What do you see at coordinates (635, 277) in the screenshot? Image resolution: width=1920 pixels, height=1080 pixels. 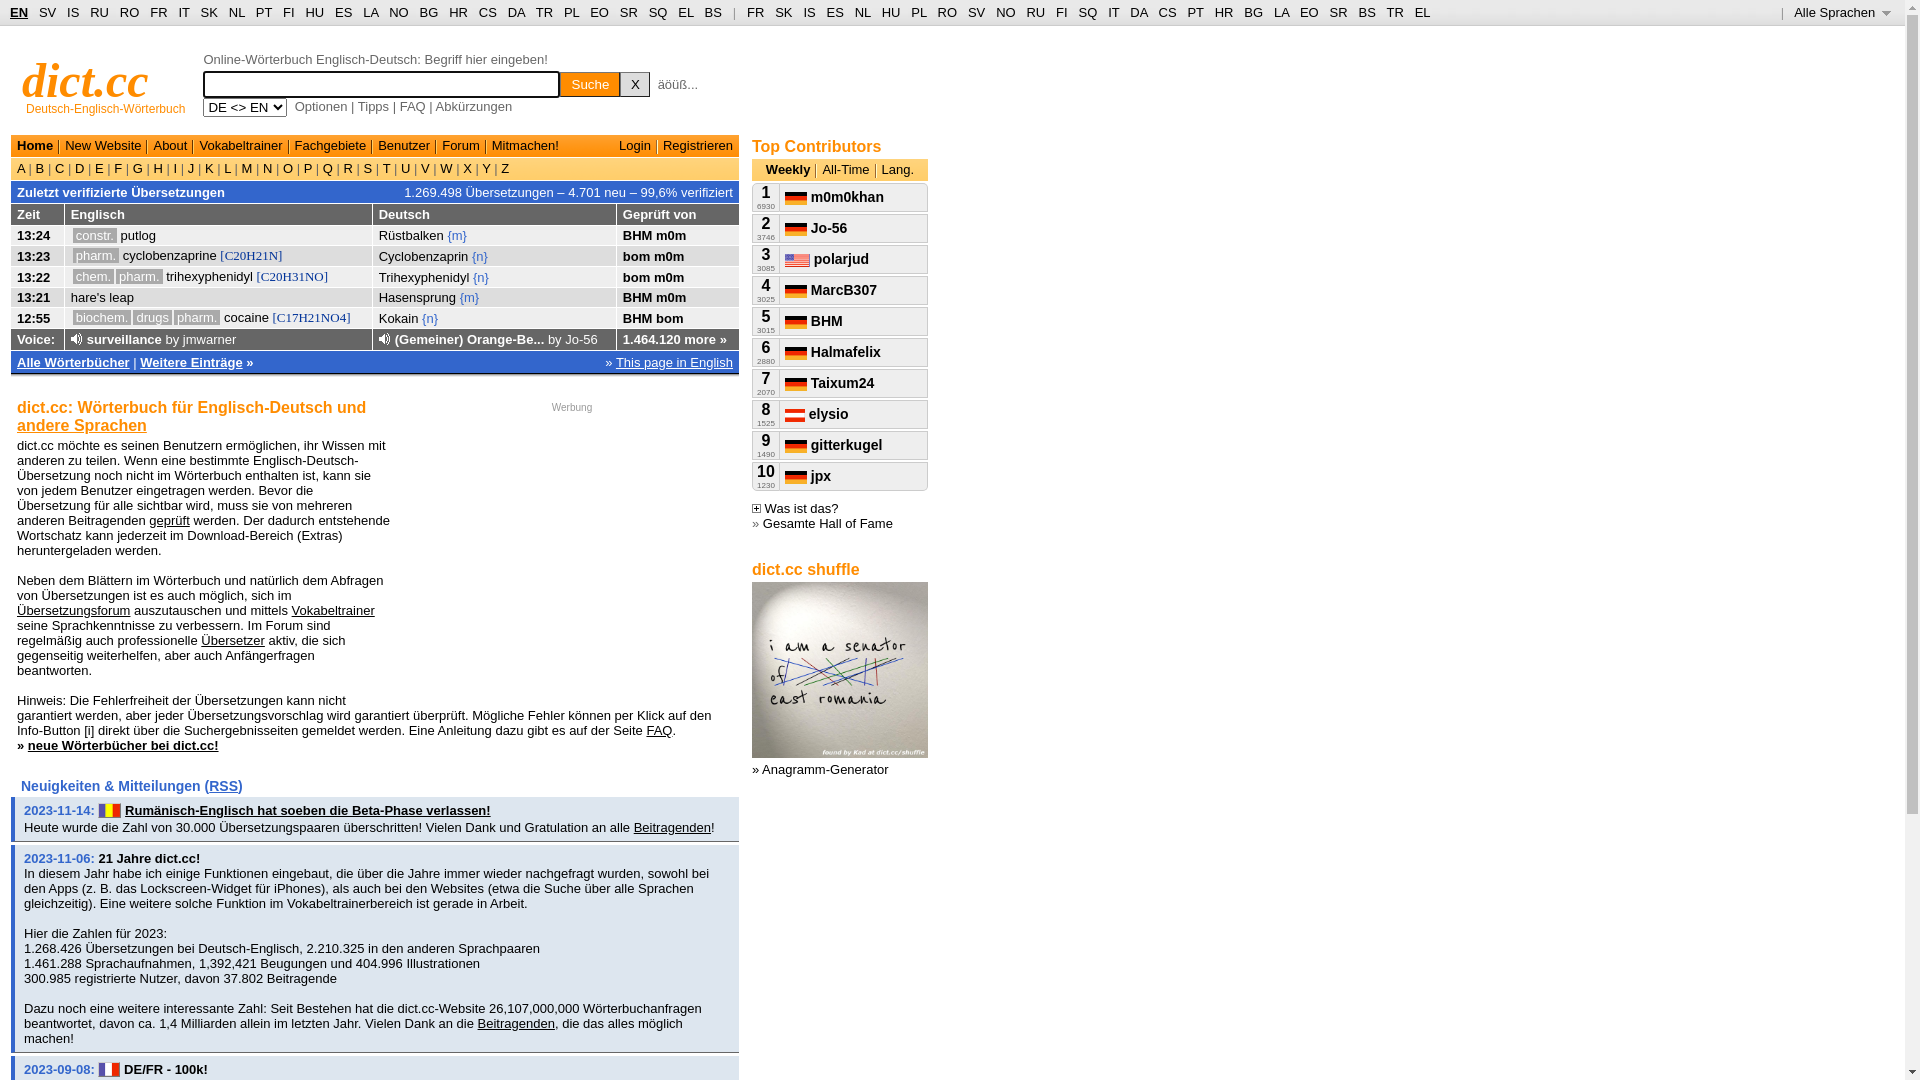 I see `'bom'` at bounding box center [635, 277].